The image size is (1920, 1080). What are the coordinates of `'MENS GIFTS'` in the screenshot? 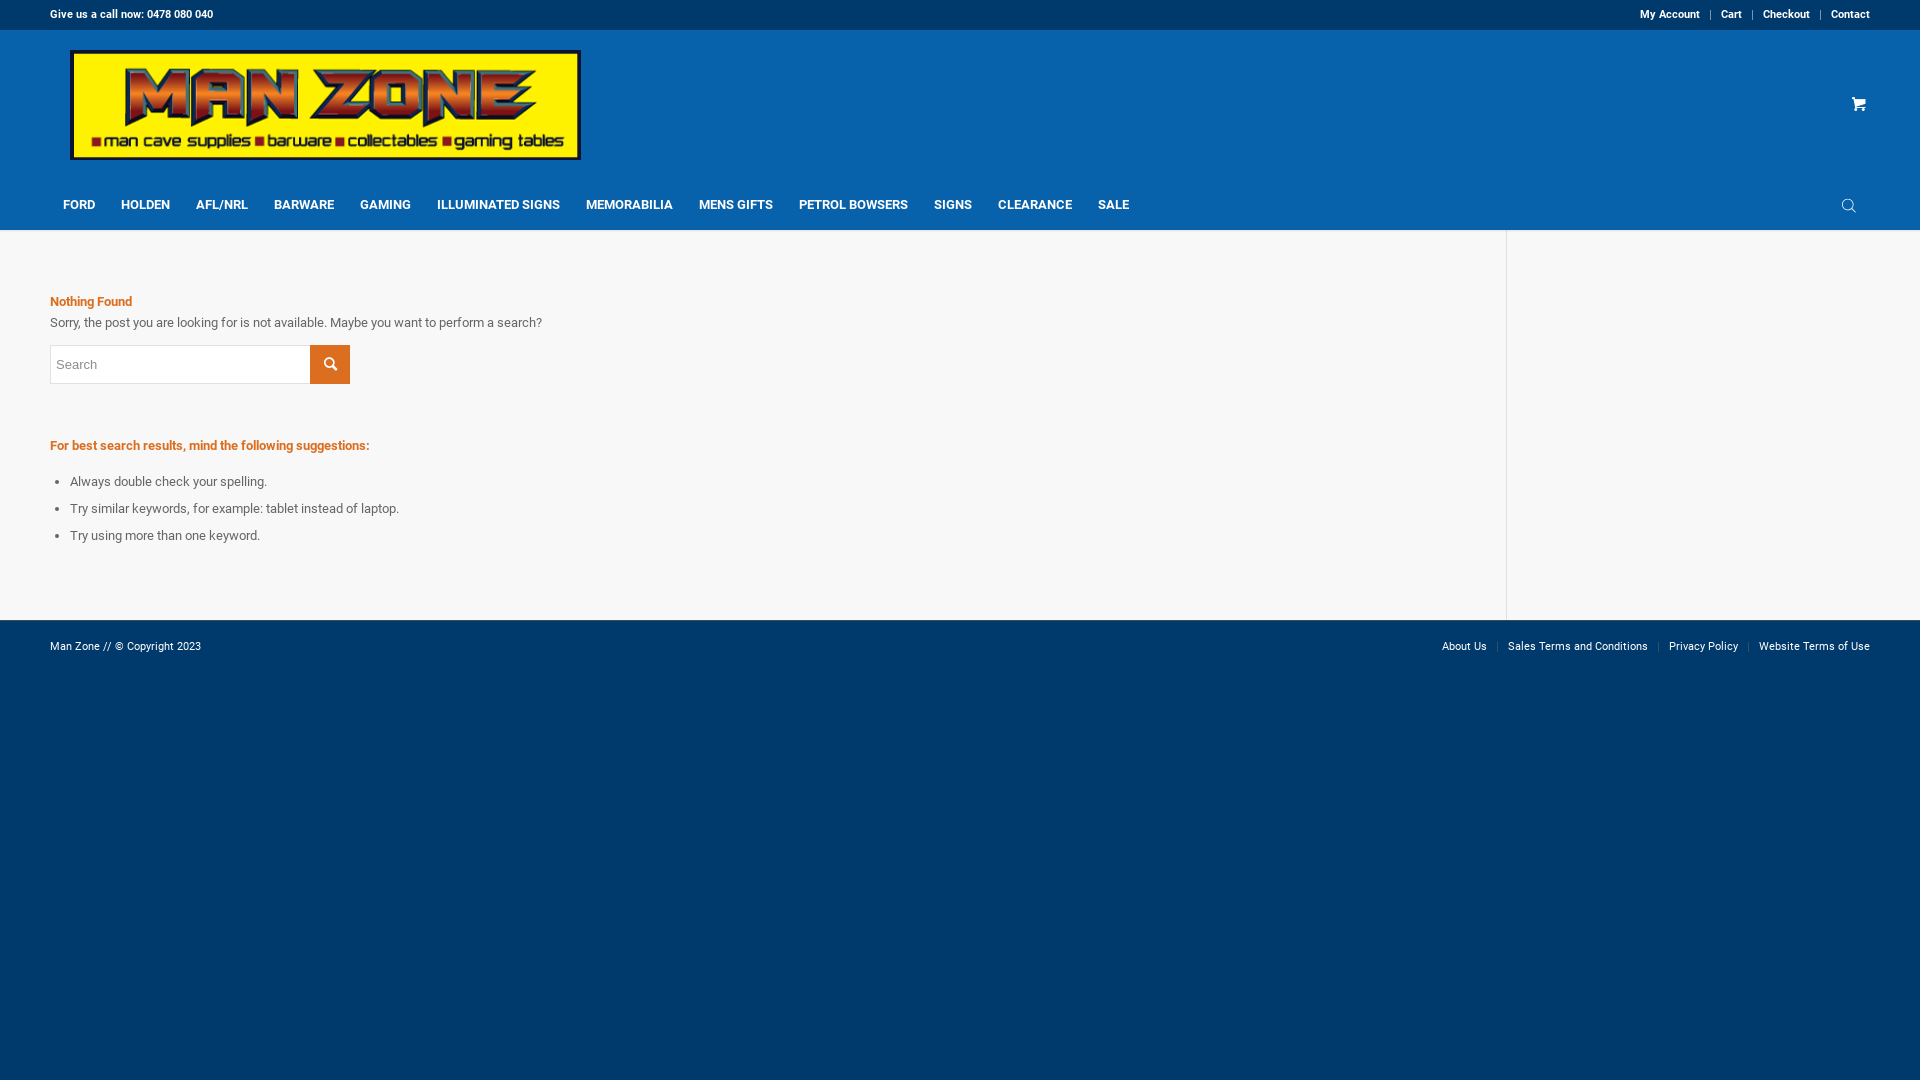 It's located at (734, 204).